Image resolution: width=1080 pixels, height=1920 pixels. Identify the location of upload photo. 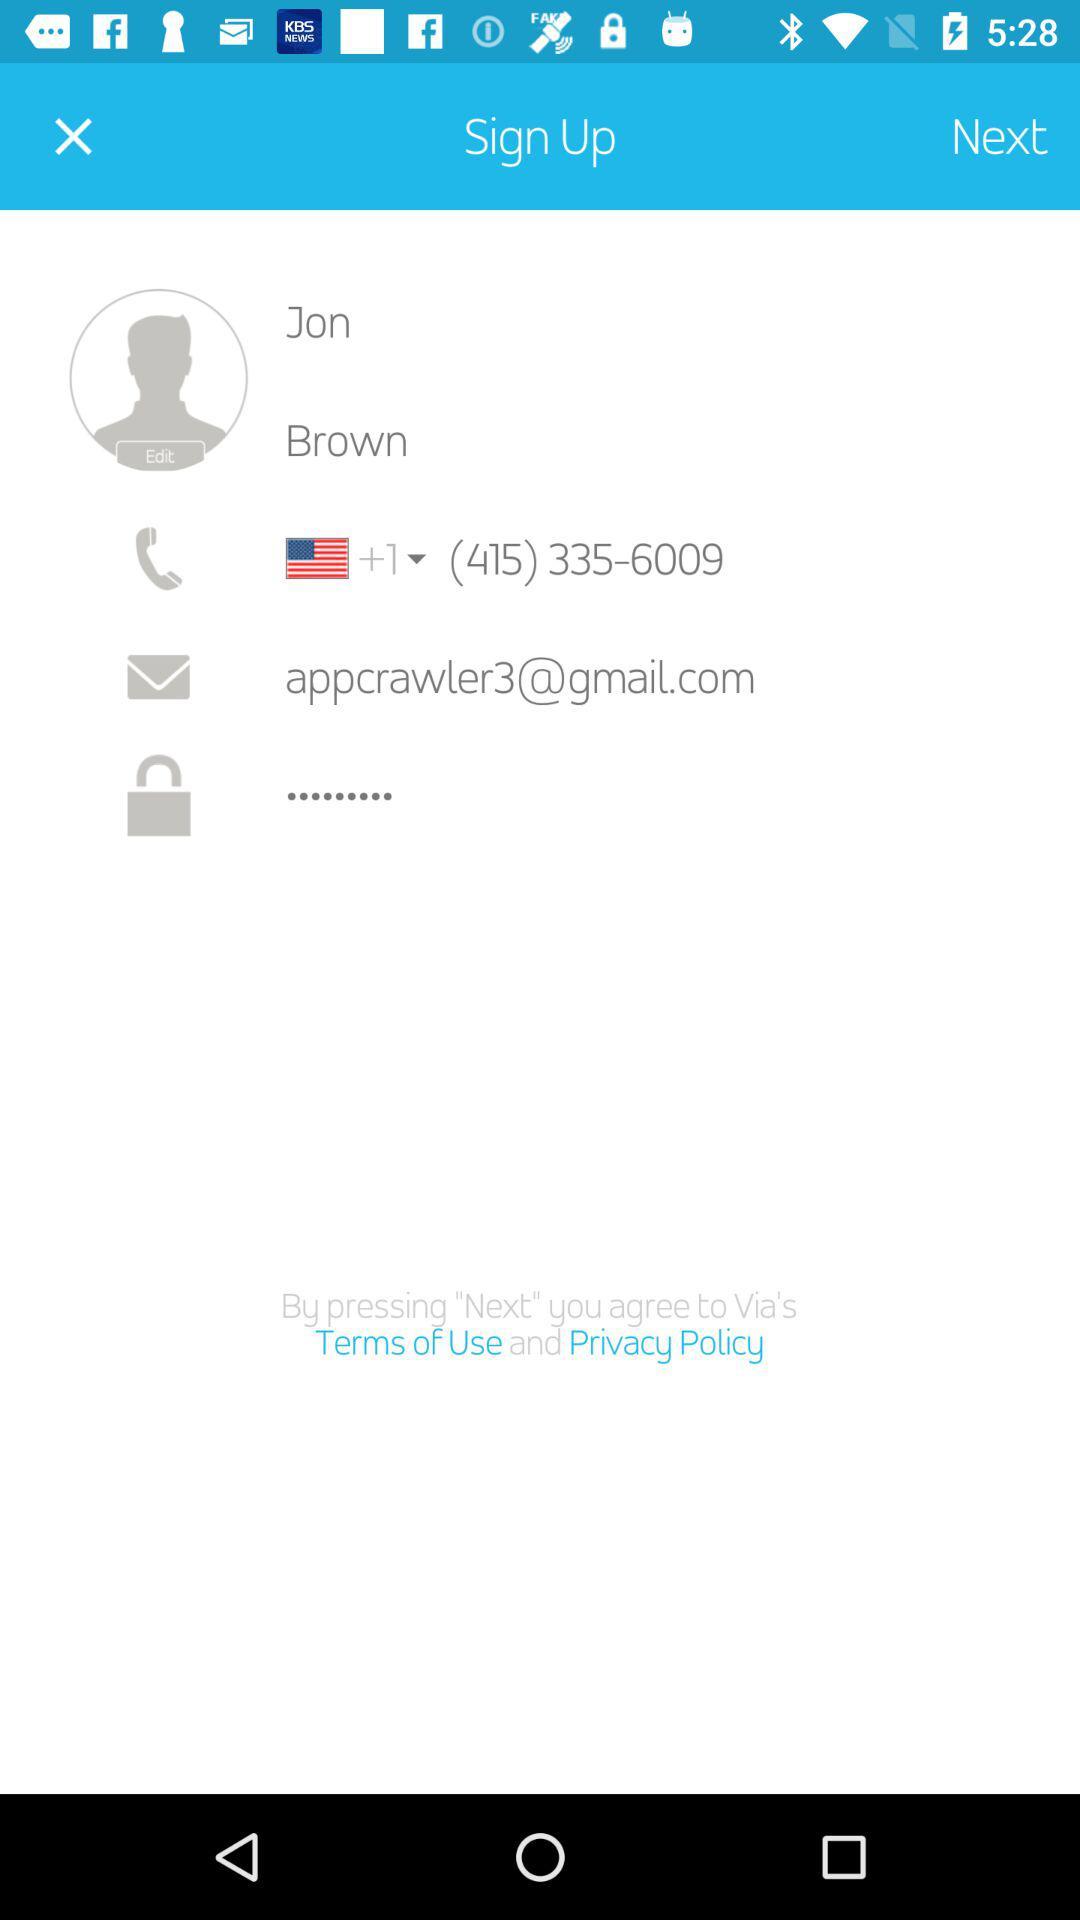
(157, 380).